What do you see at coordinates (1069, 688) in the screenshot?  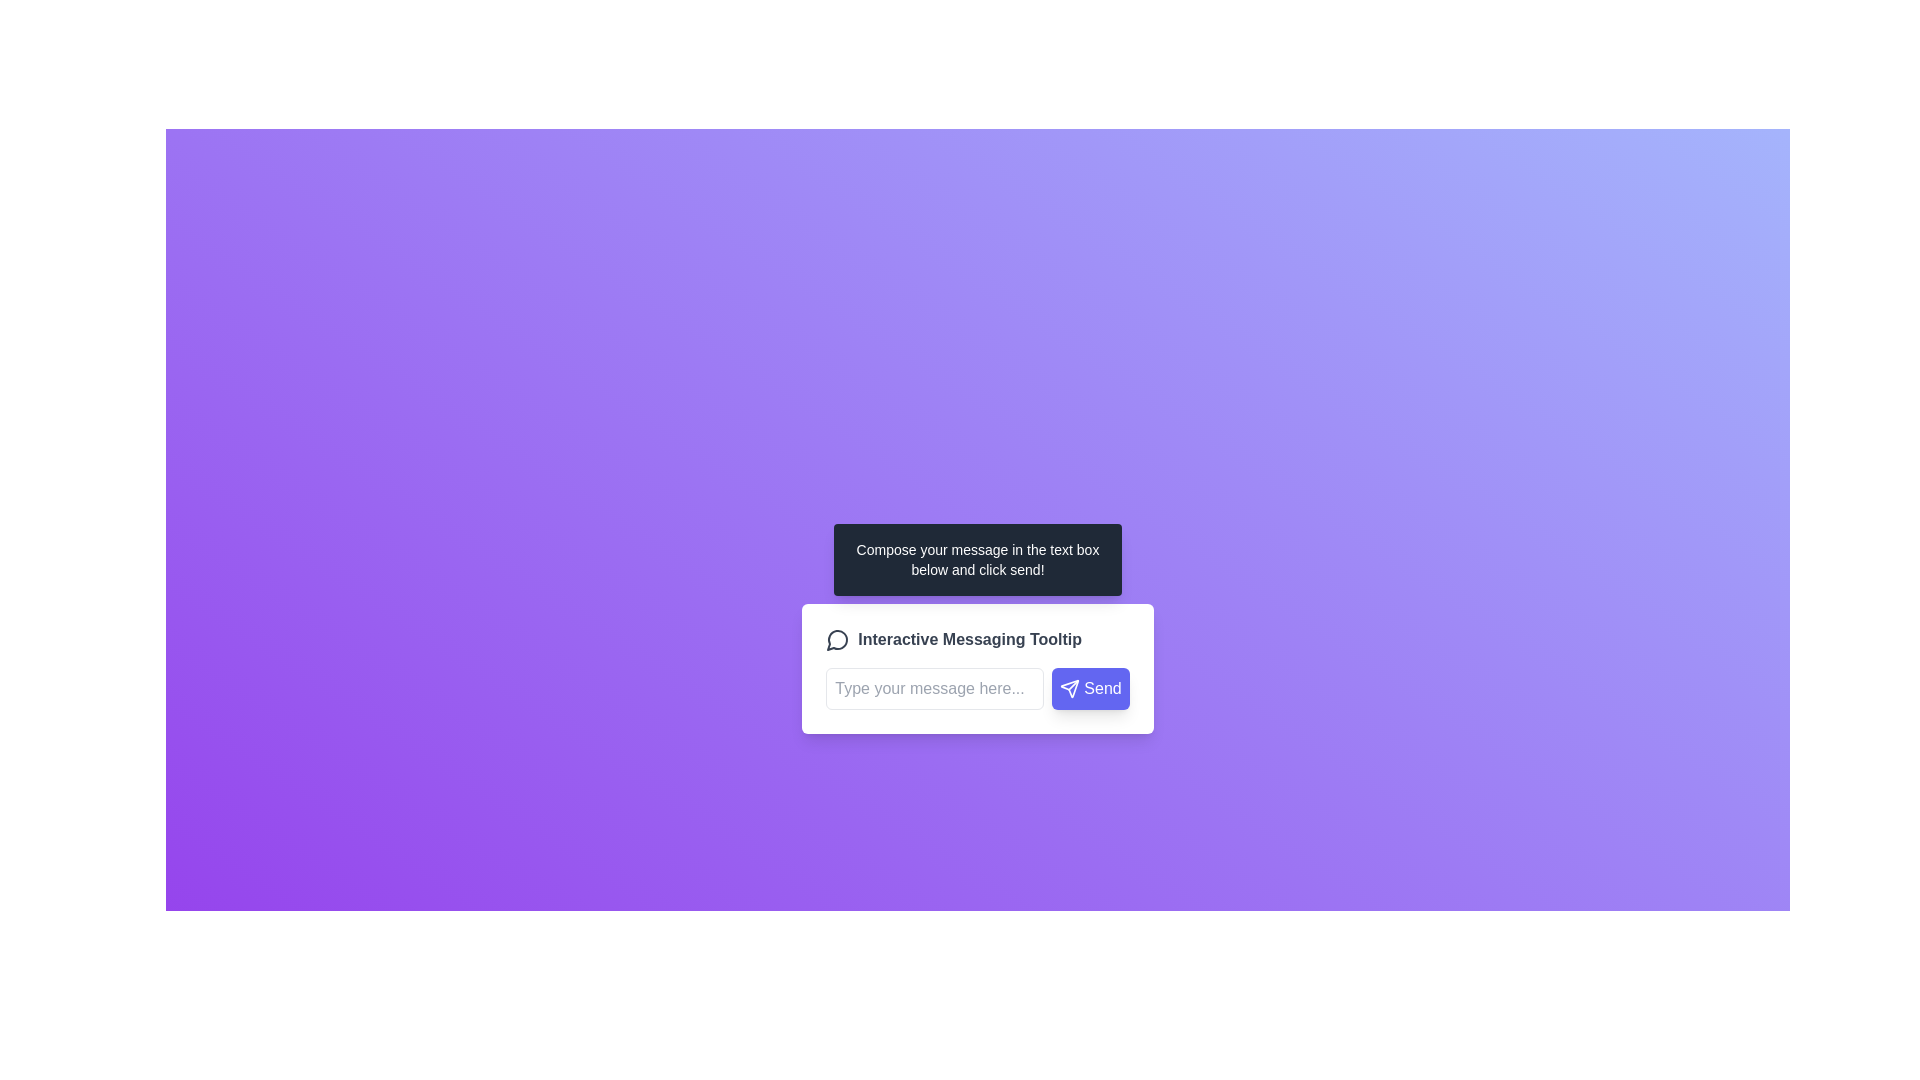 I see `the ornate arrow icon located to the left of the 'Send' text label within the button element in the messaging interface for visual feedback` at bounding box center [1069, 688].